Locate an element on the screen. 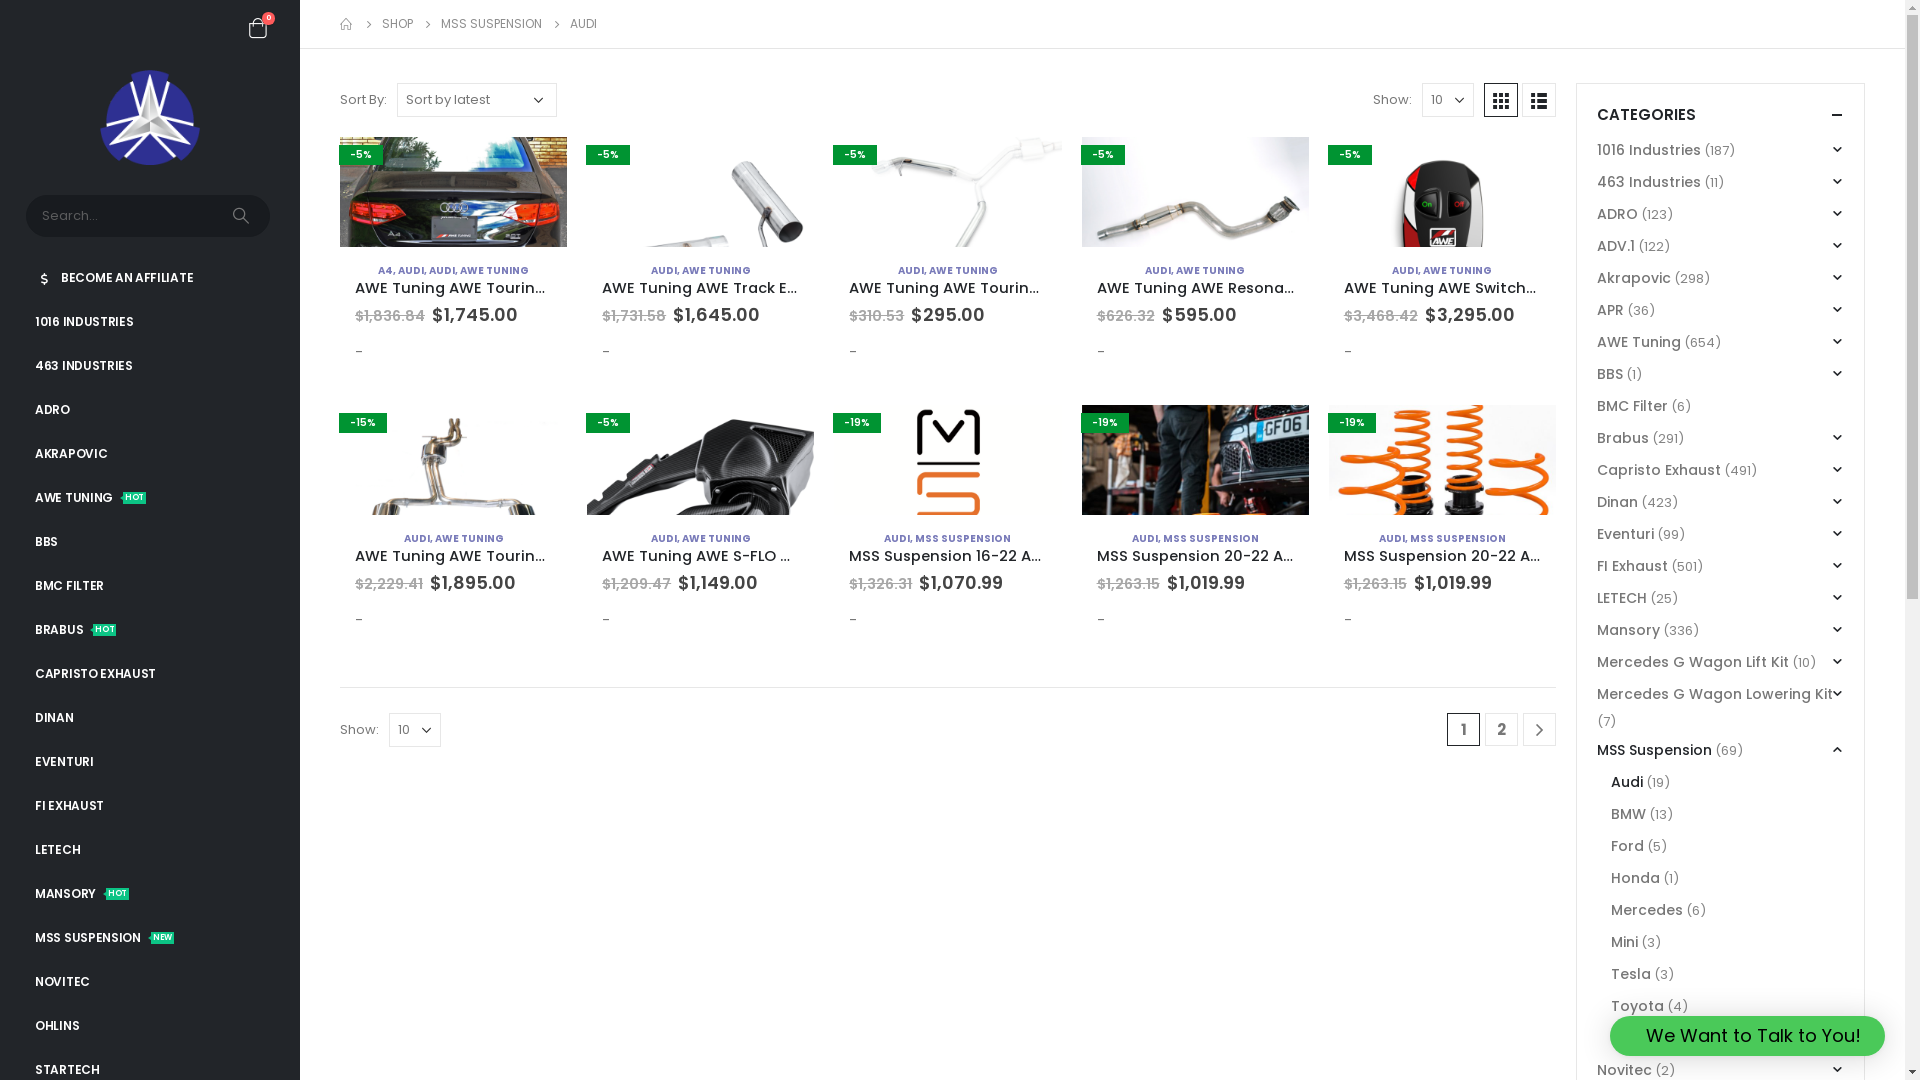 This screenshot has height=1080, width=1920. '463 INDUSTRIES' is located at coordinates (148, 366).